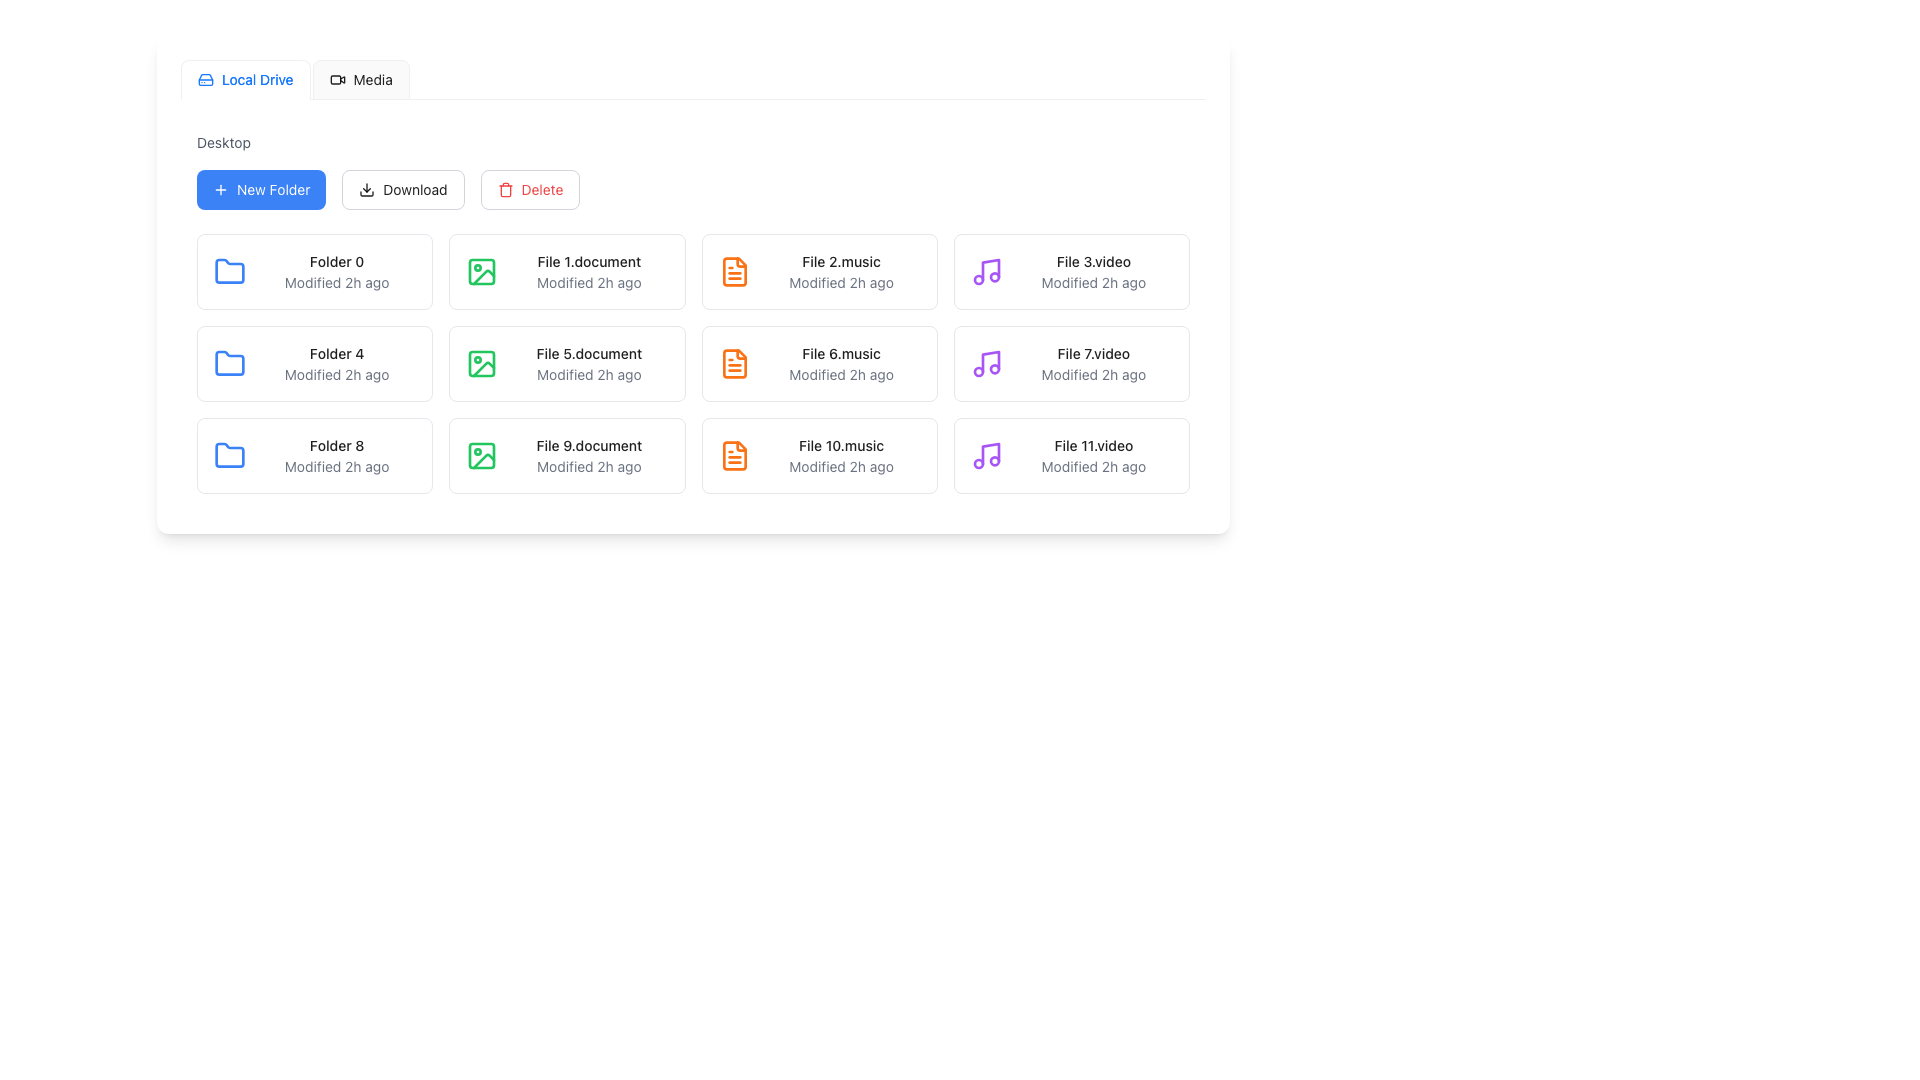  Describe the element at coordinates (1092, 455) in the screenshot. I see `the non-interactive text label that displays a file's name and modification timestamp, located in the last row and third column of the grid structure, adjacent to 'File 10.music'` at that location.